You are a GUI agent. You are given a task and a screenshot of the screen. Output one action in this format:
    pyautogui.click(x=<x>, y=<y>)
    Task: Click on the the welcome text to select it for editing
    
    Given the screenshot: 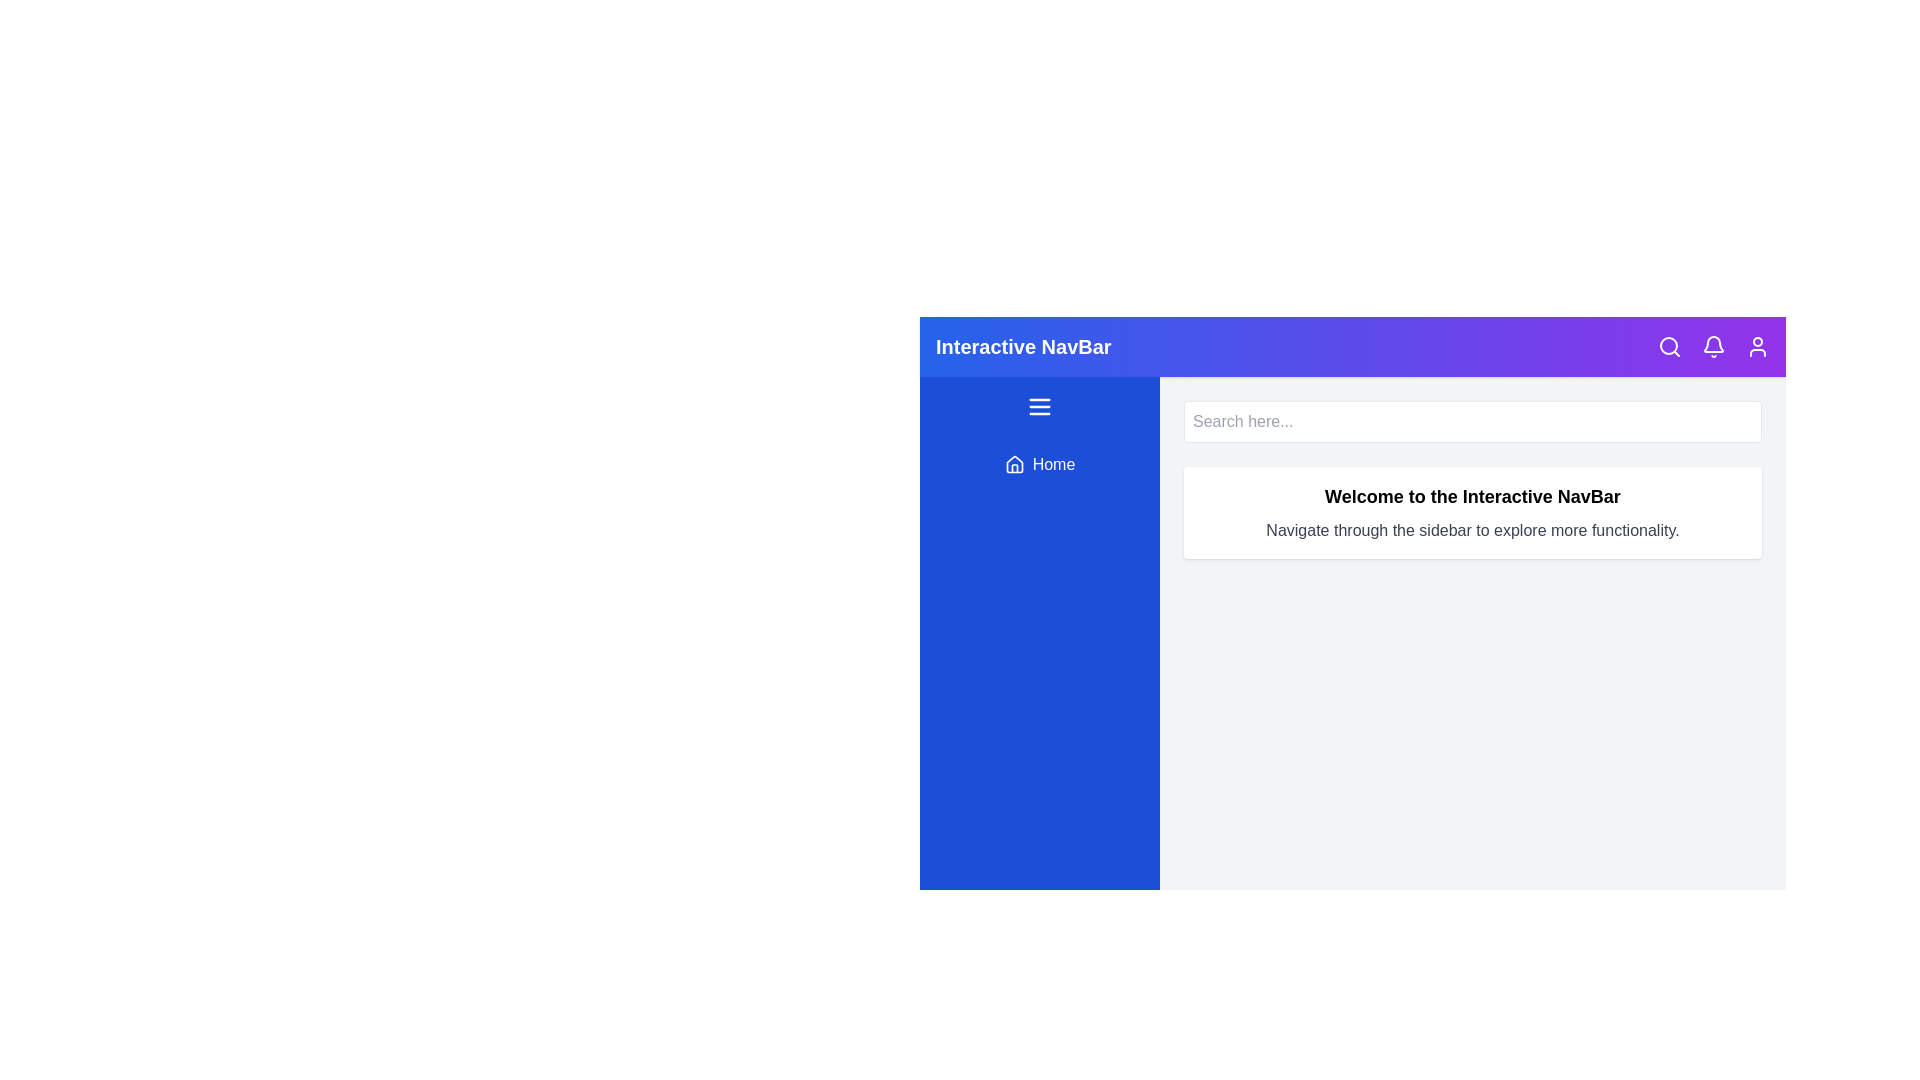 What is the action you would take?
    pyautogui.click(x=1473, y=496)
    